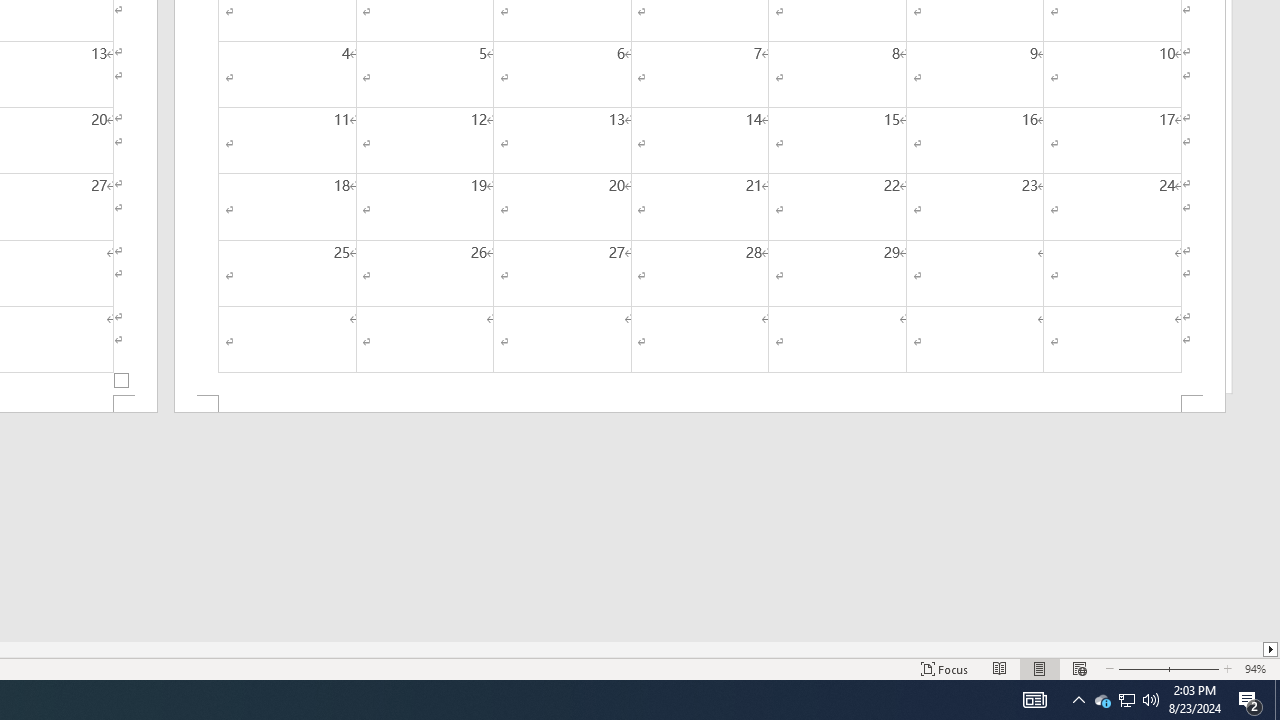 This screenshot has width=1280, height=720. What do you see at coordinates (1270, 649) in the screenshot?
I see `'Column right'` at bounding box center [1270, 649].